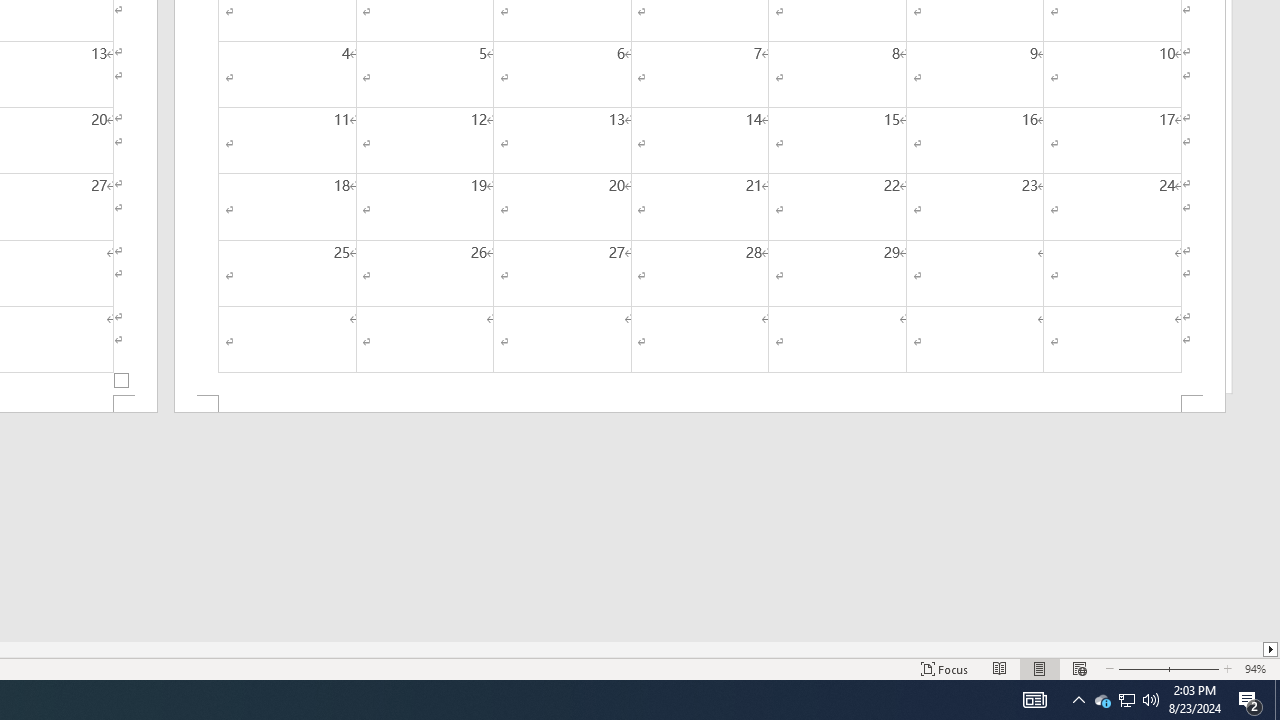 This screenshot has width=1280, height=720. What do you see at coordinates (1270, 649) in the screenshot?
I see `'Column right'` at bounding box center [1270, 649].